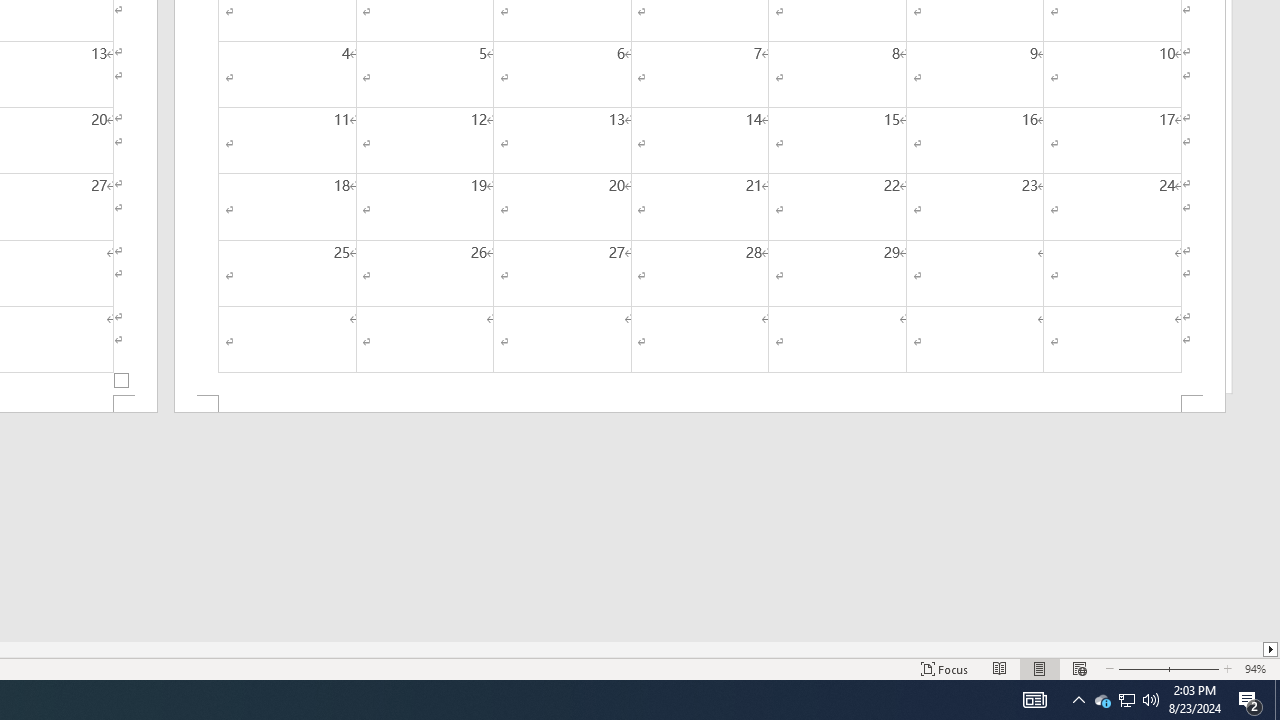 This screenshot has width=1280, height=720. What do you see at coordinates (1270, 649) in the screenshot?
I see `'Column right'` at bounding box center [1270, 649].